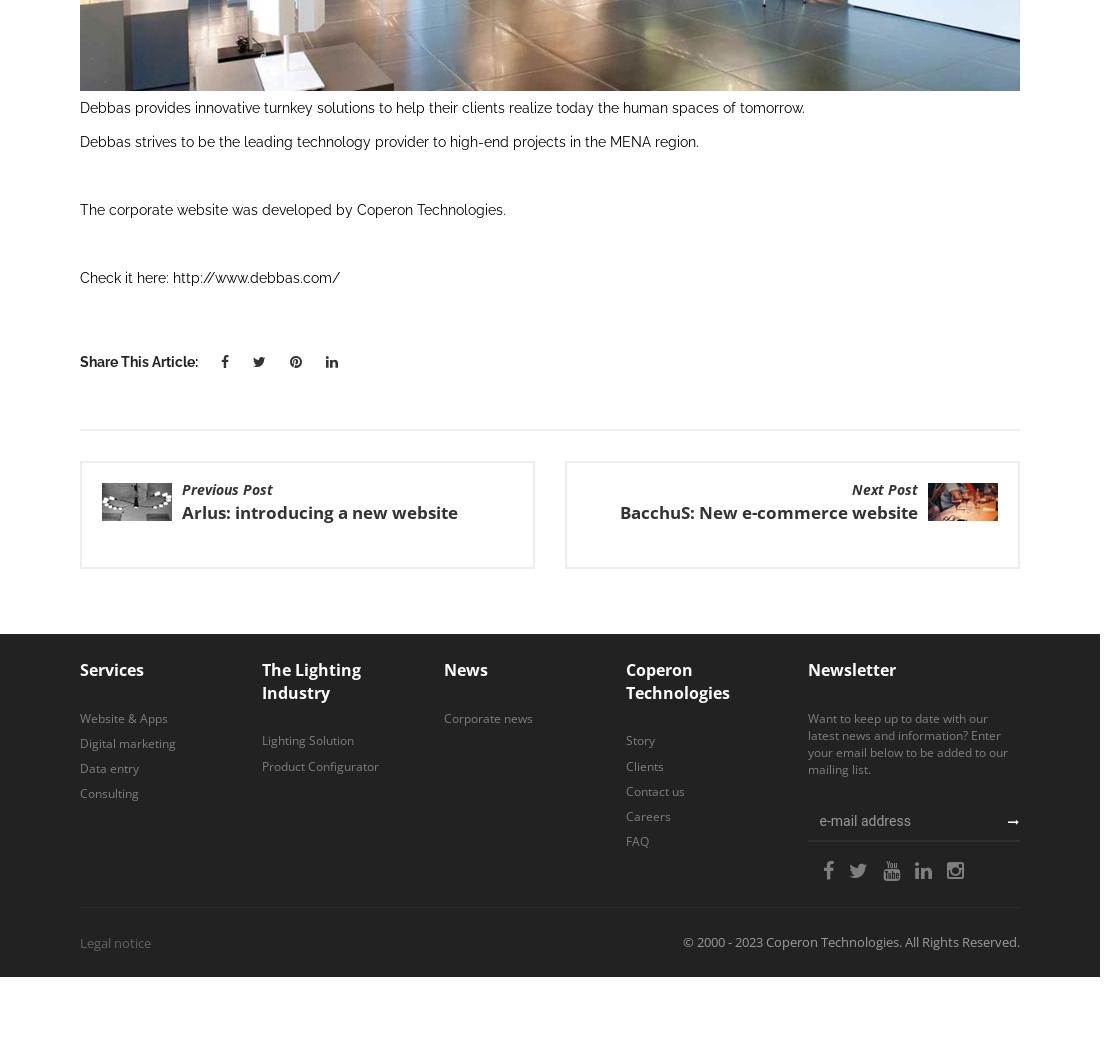  I want to click on 'Arlus: introducing a new website', so click(320, 511).